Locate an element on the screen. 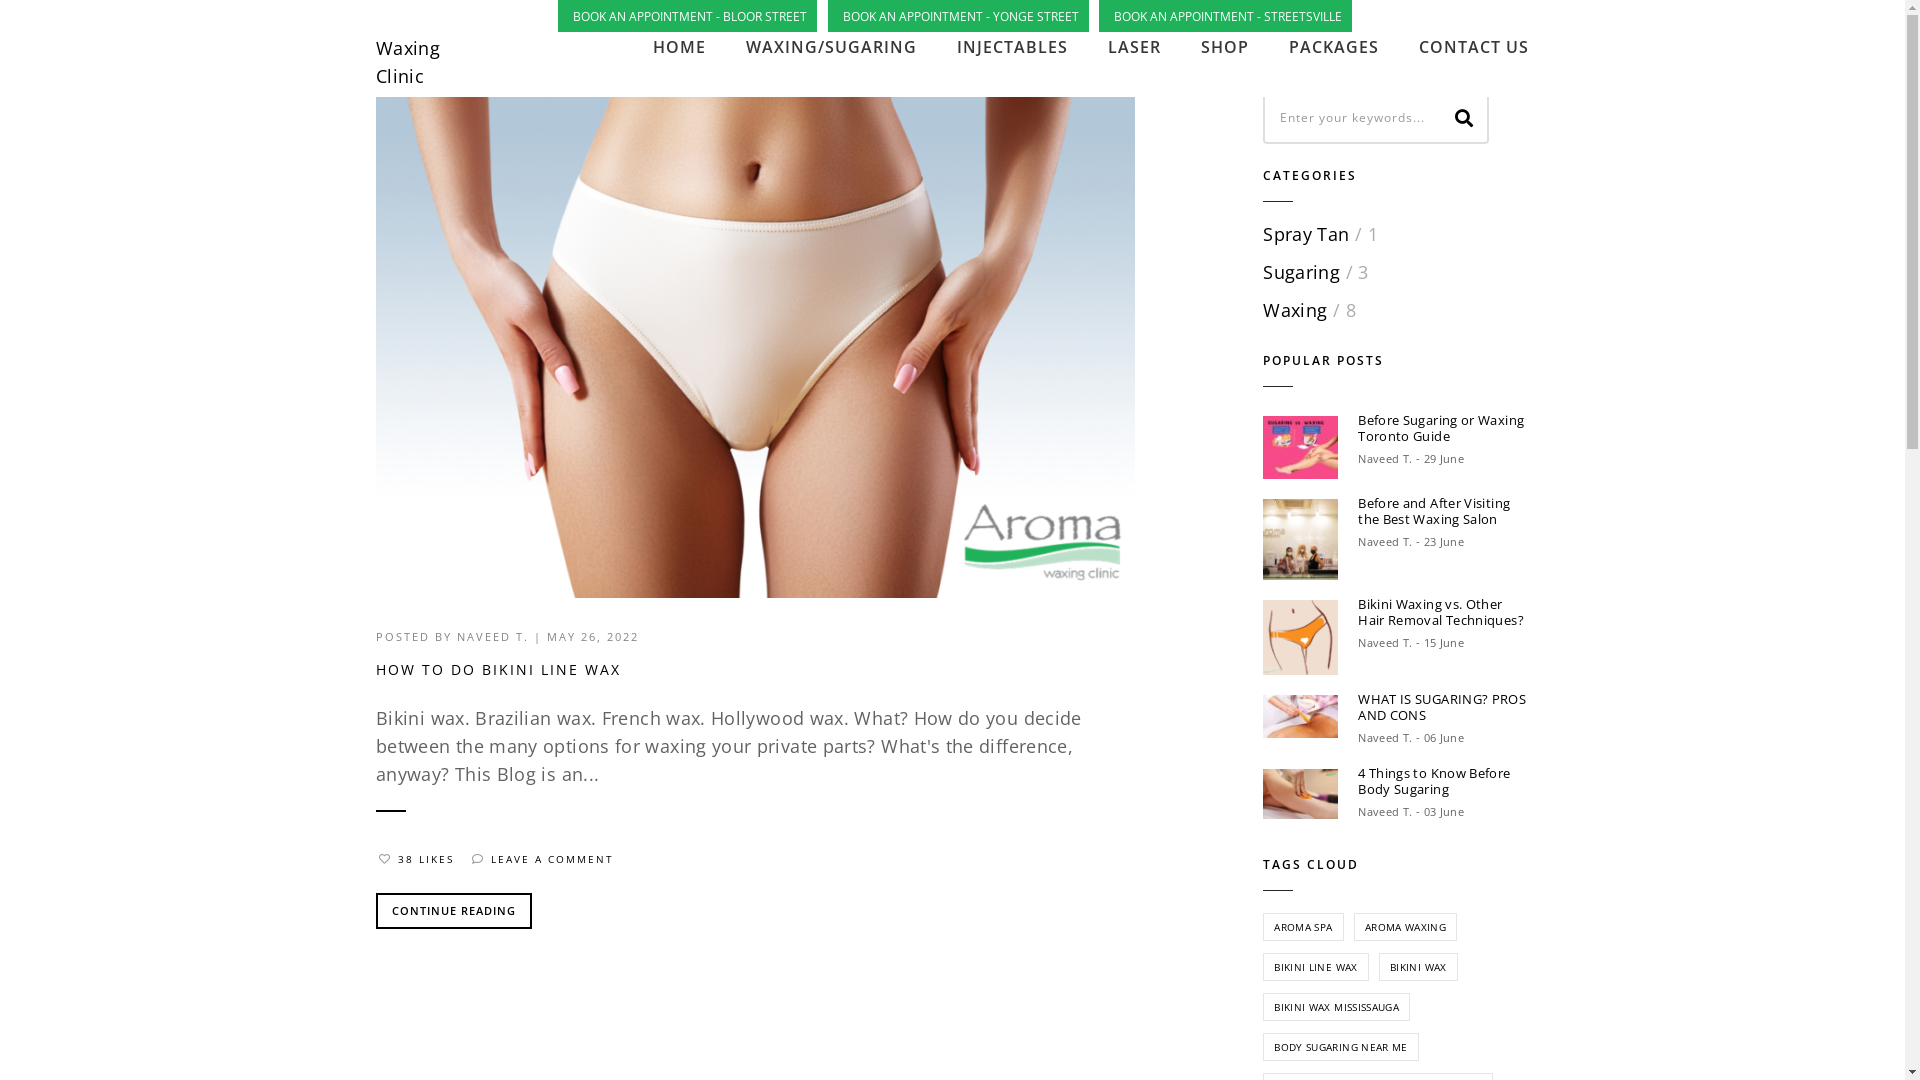 Image resolution: width=1920 pixels, height=1080 pixels. 'AROMA SPA' is located at coordinates (1302, 926).